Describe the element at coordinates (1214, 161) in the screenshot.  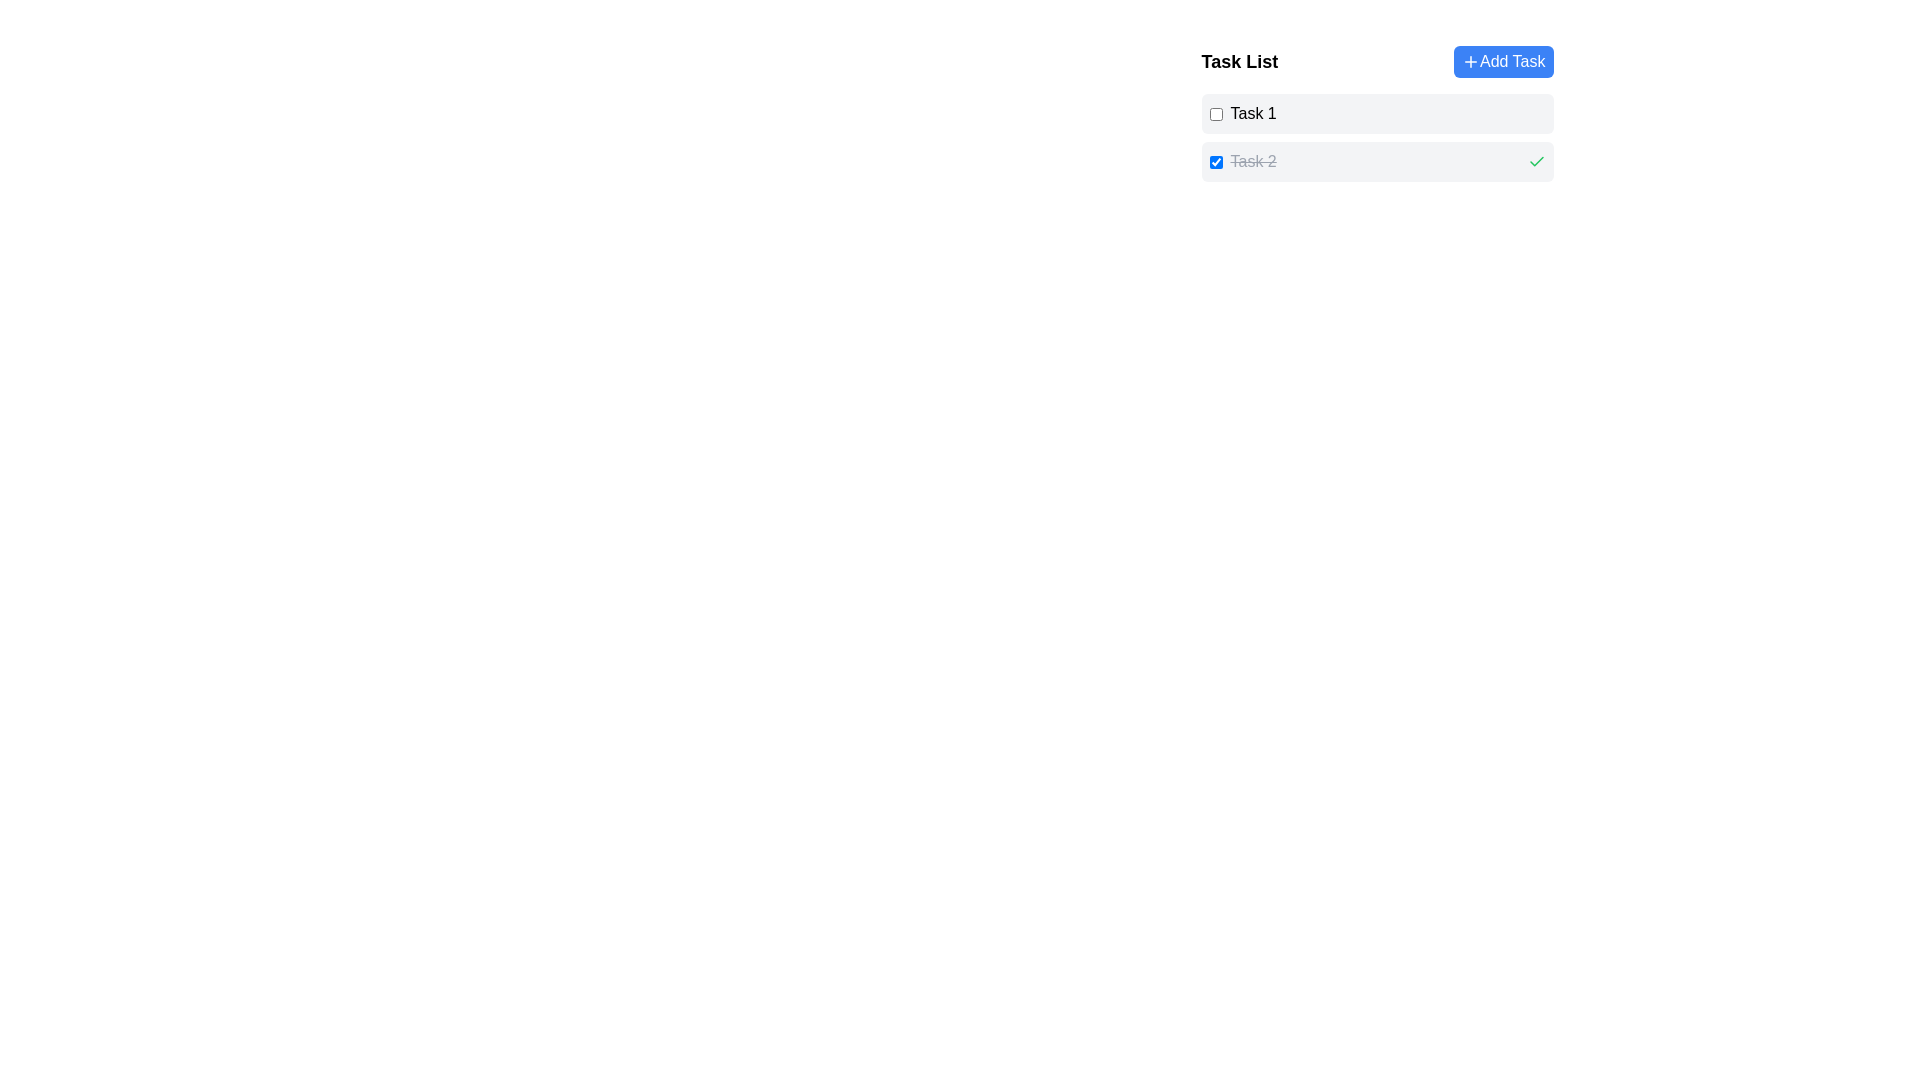
I see `the checkbox next to 'Task 2' in the task list` at that location.